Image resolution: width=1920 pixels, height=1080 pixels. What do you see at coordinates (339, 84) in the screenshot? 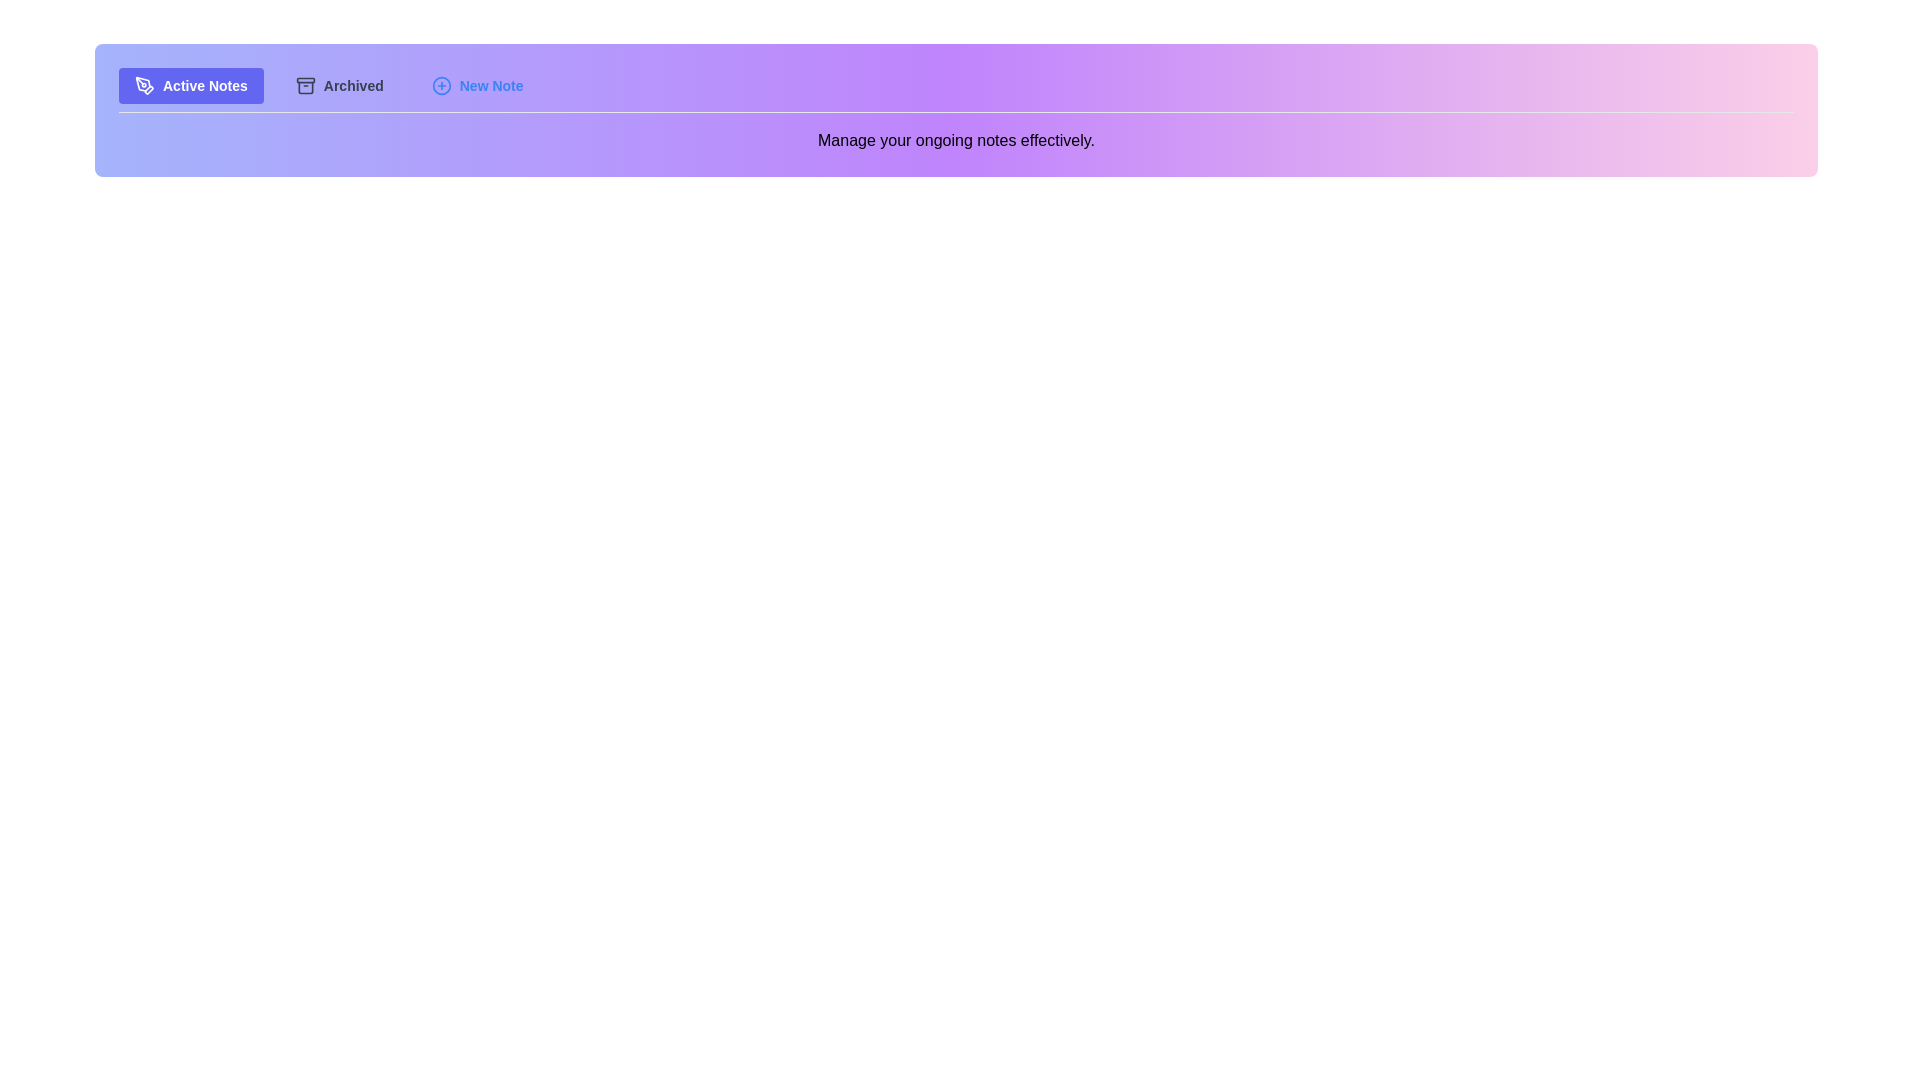
I see `the Archived tab` at bounding box center [339, 84].